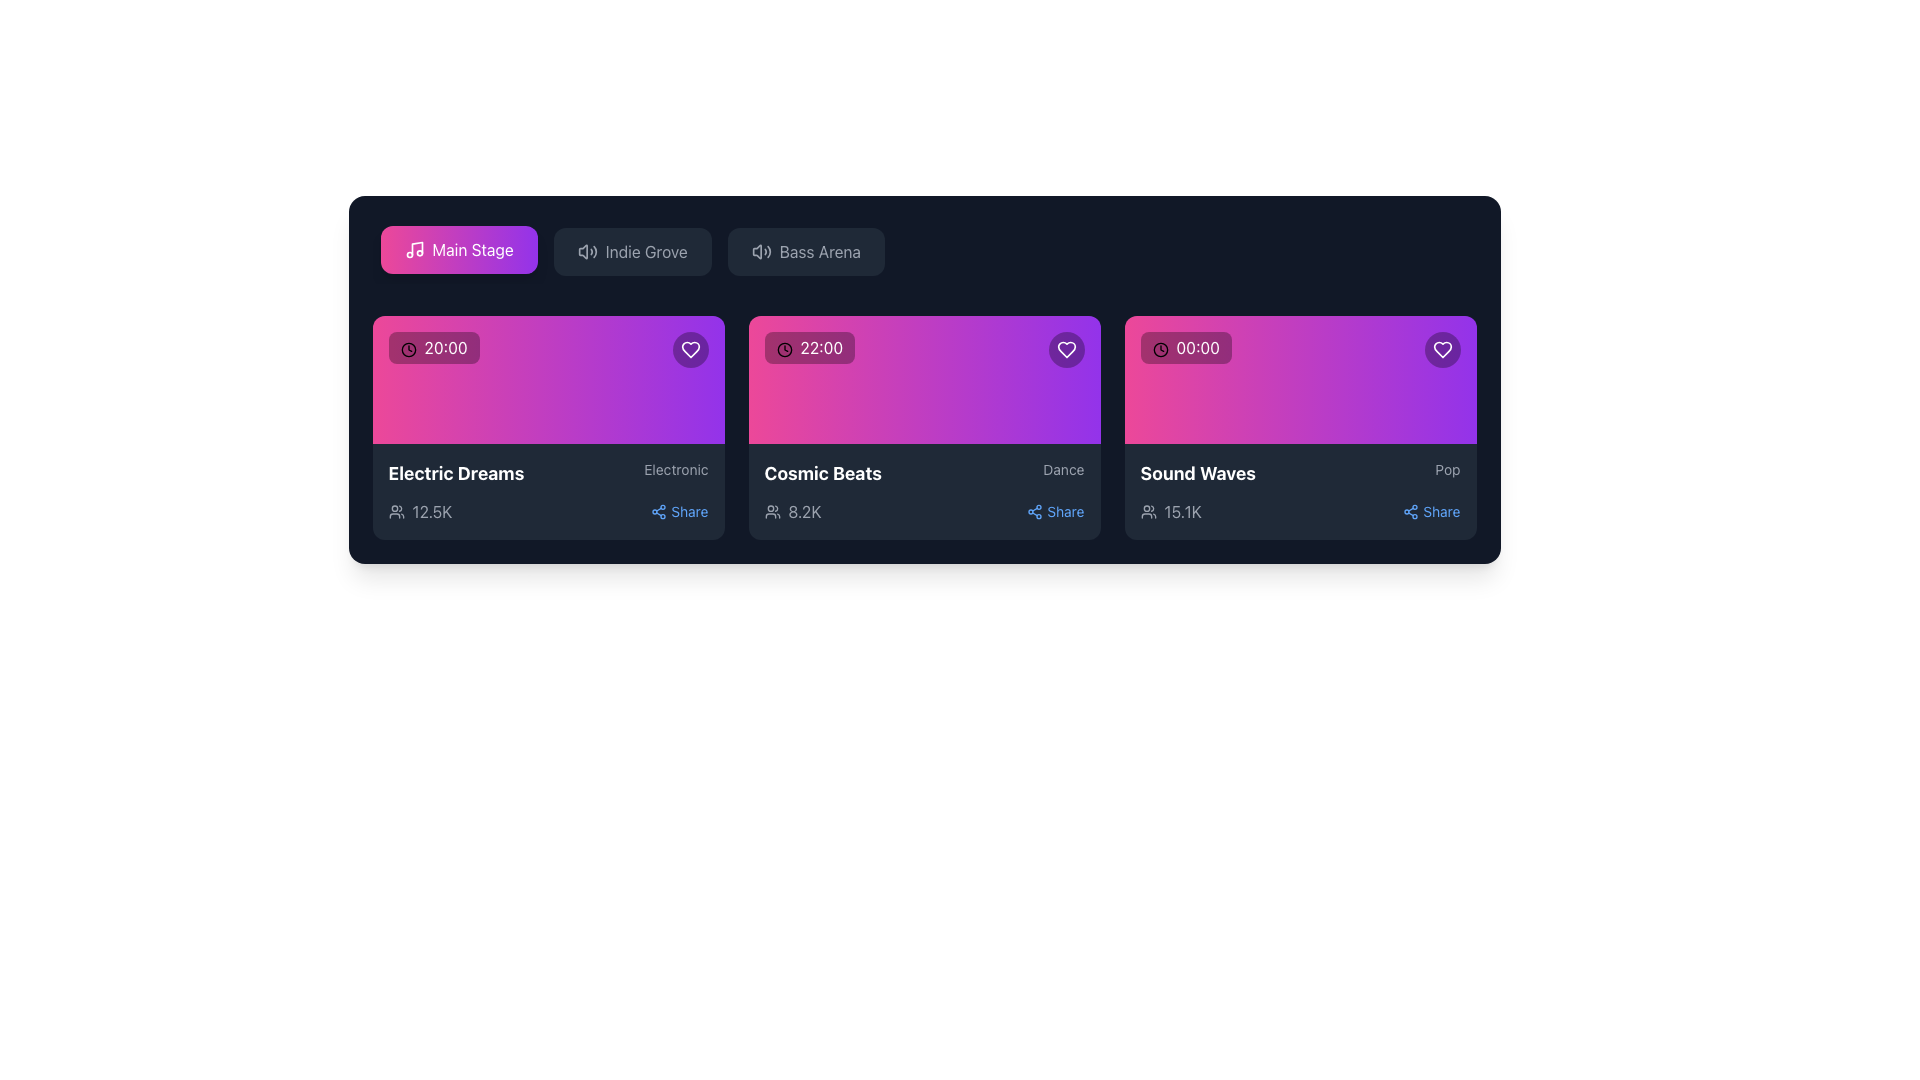 This screenshot has height=1080, width=1920. I want to click on the 'Share' button, which is styled with a light blue font color and located on the rightmost side of the 'Cosmic Beats' card at the bottom of the layout, so click(1054, 511).